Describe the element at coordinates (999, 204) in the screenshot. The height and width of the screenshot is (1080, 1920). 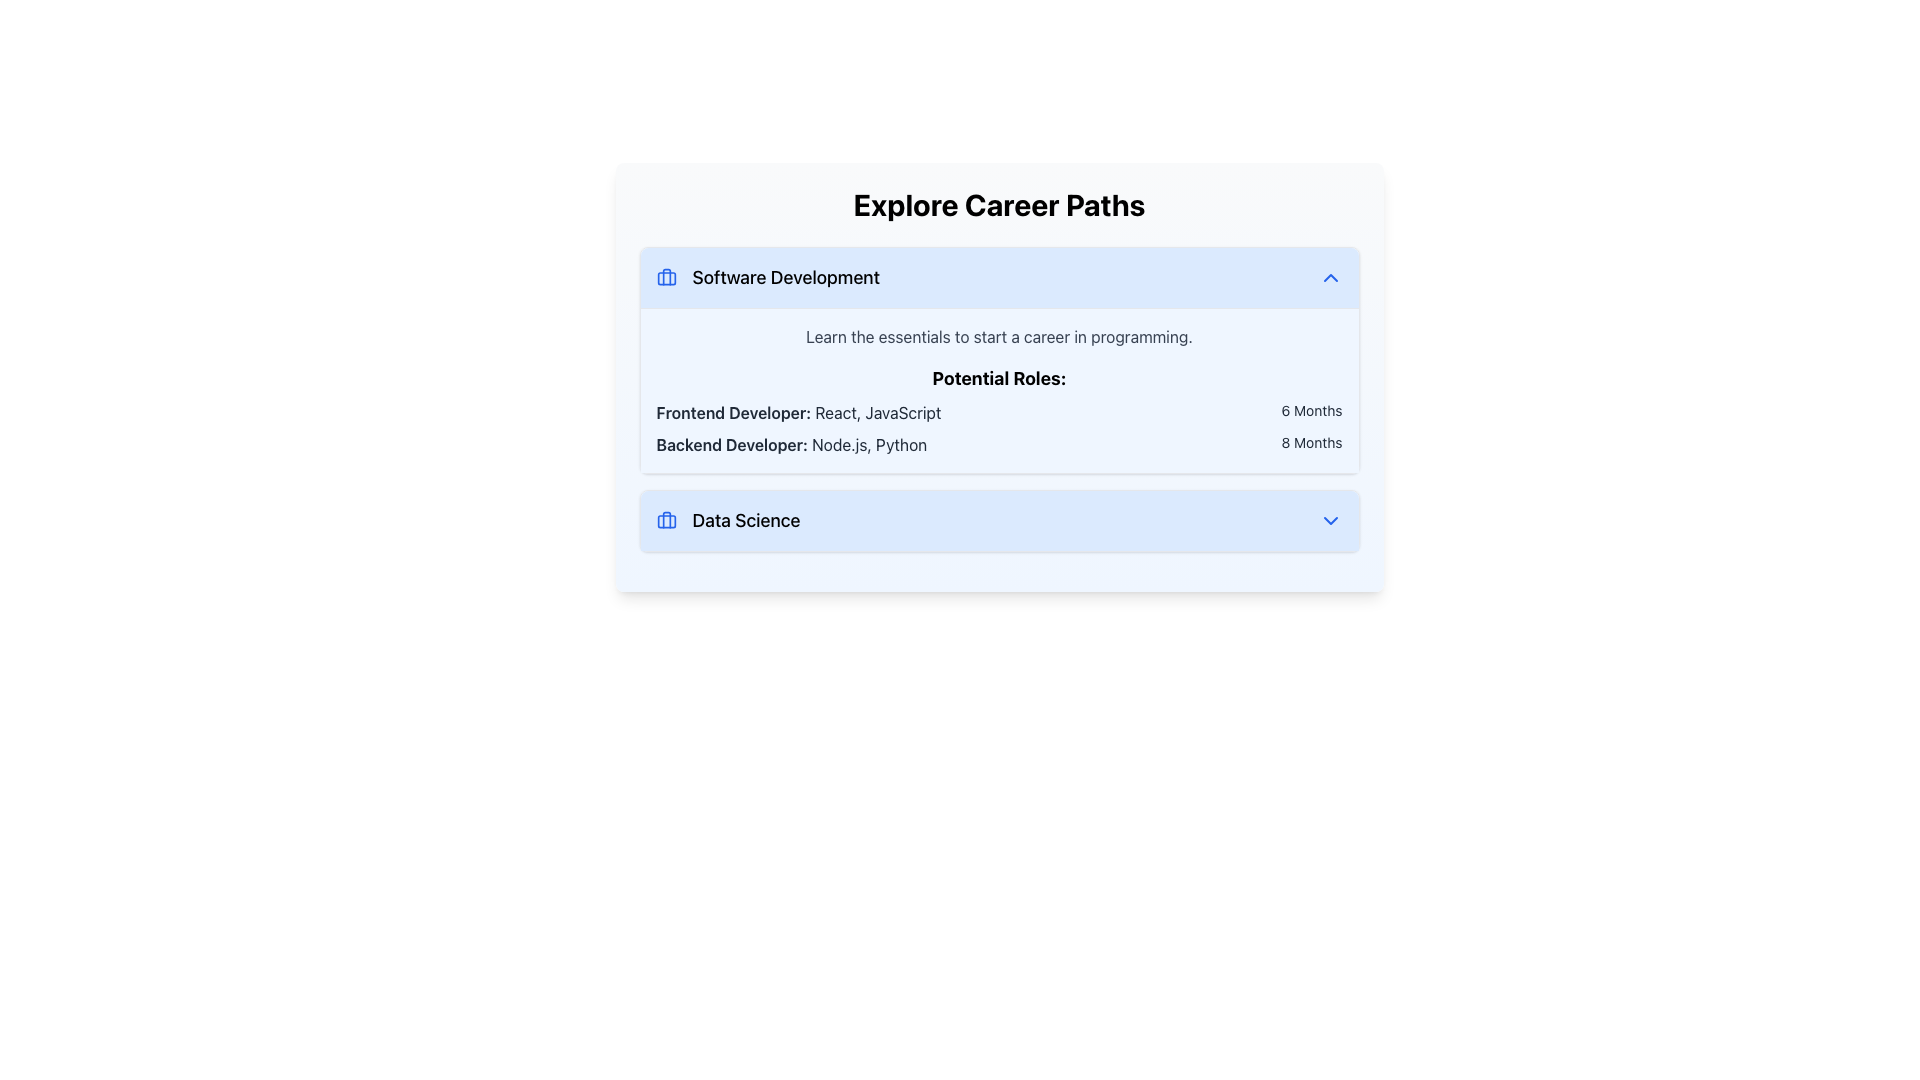
I see `header text that introduces the user to the section dedicated to exploring career paths, positioned at the top center of the interface layout` at that location.